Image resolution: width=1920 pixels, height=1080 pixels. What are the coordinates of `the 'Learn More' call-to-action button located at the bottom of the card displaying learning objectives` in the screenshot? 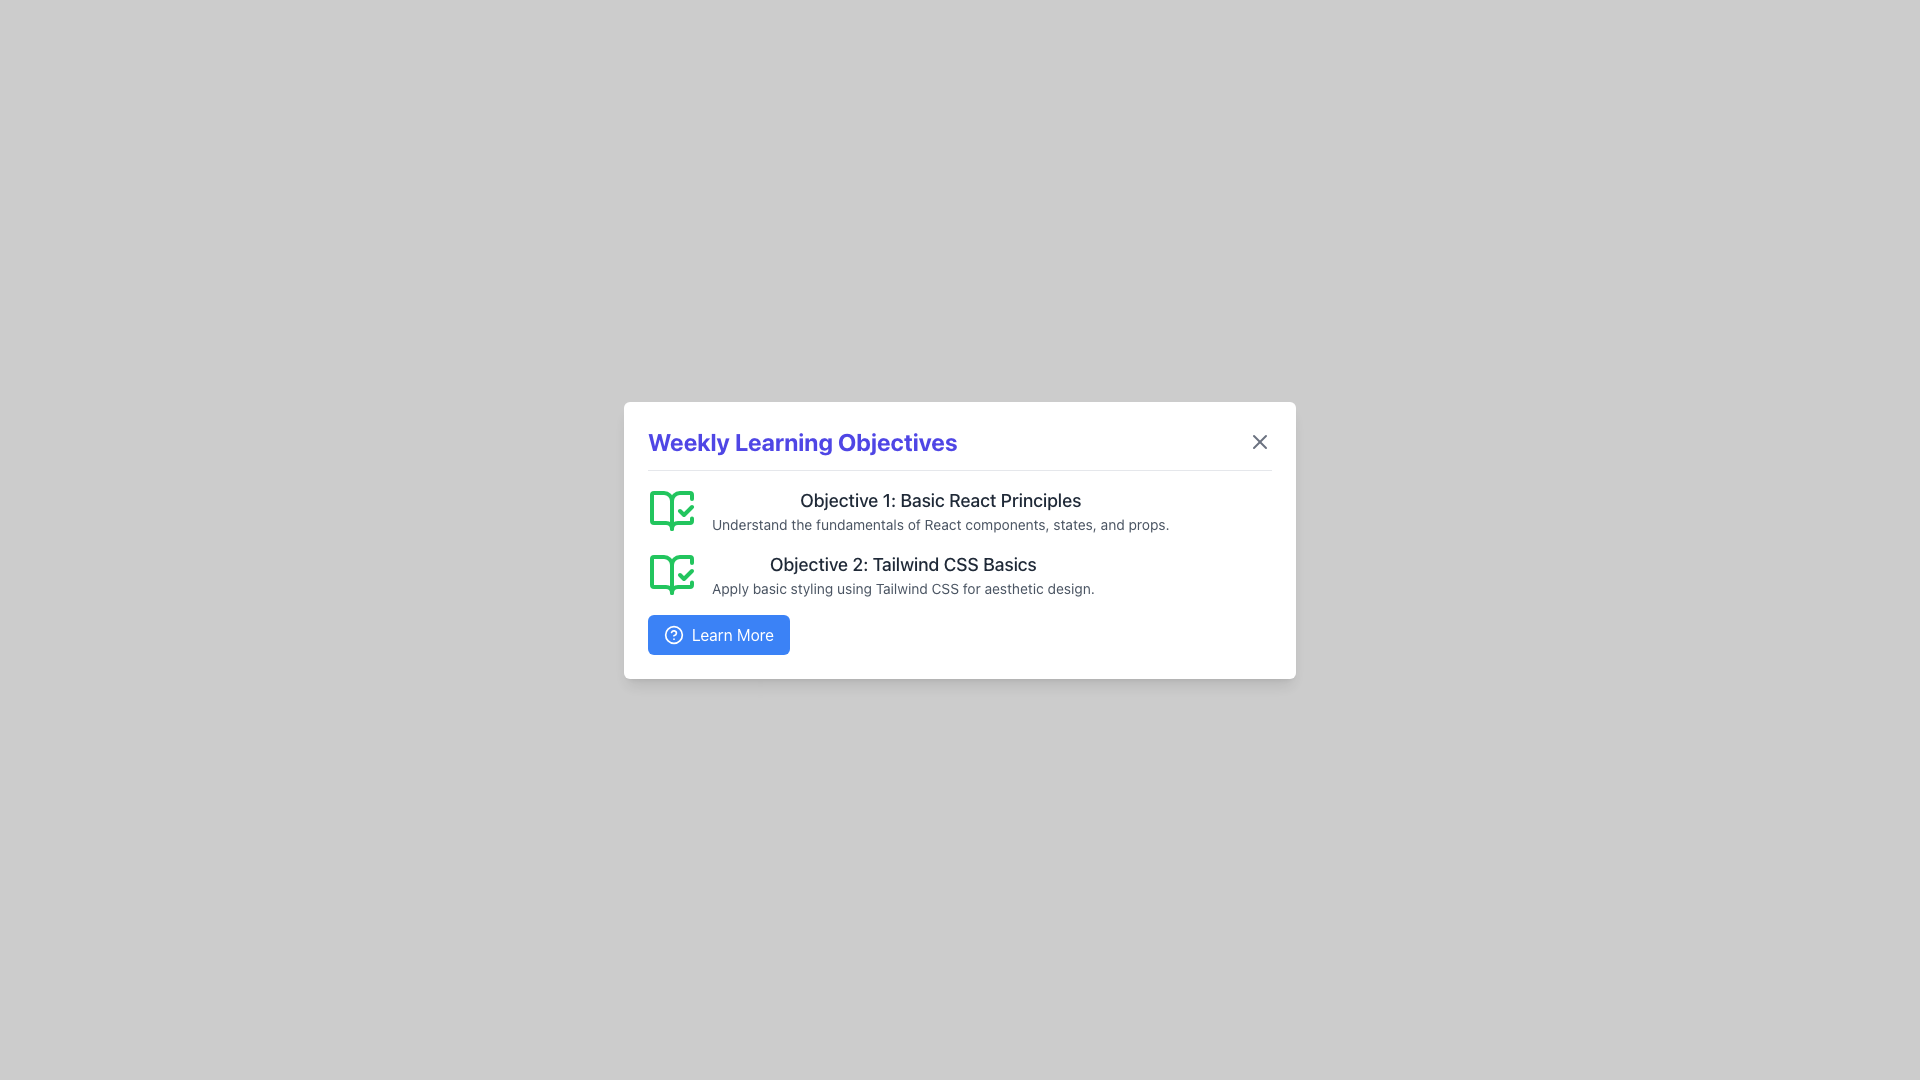 It's located at (719, 634).